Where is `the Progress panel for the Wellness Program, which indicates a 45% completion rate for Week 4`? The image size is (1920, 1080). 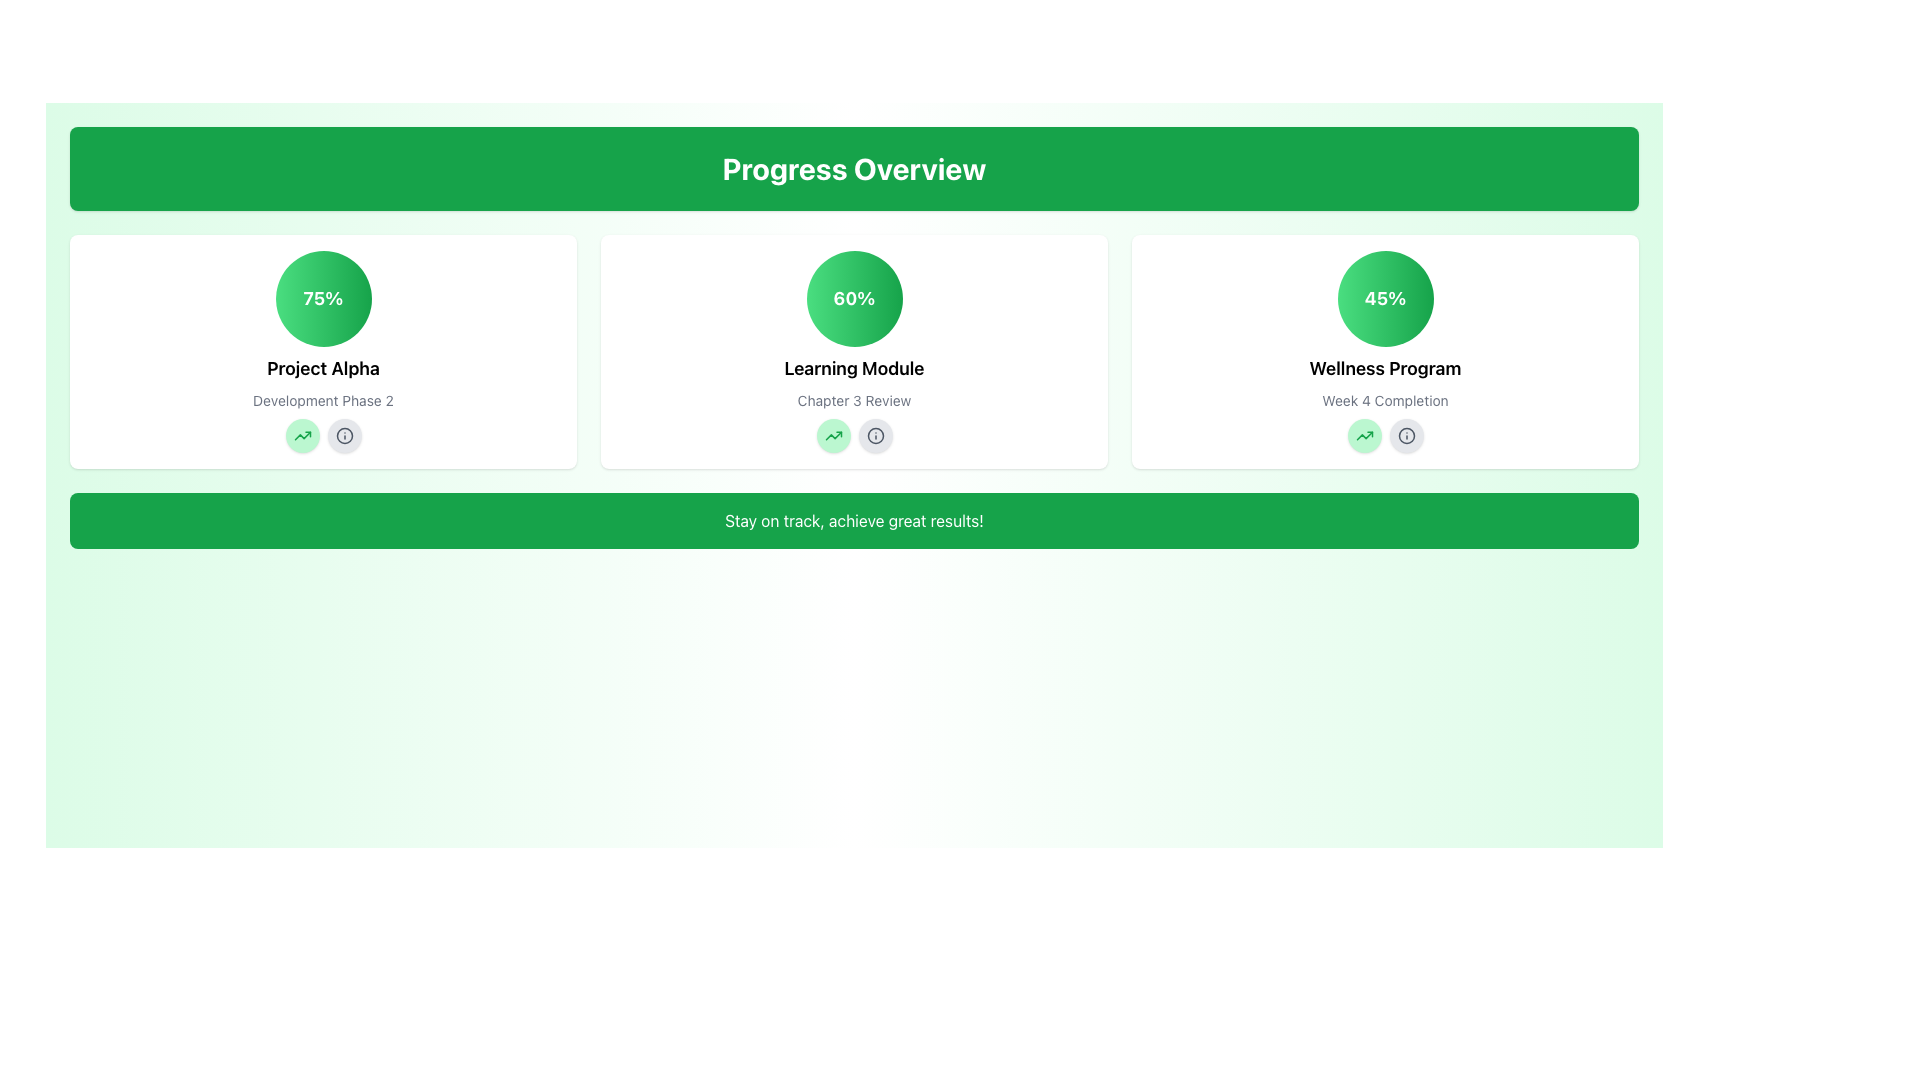 the Progress panel for the Wellness Program, which indicates a 45% completion rate for Week 4 is located at coordinates (1384, 350).